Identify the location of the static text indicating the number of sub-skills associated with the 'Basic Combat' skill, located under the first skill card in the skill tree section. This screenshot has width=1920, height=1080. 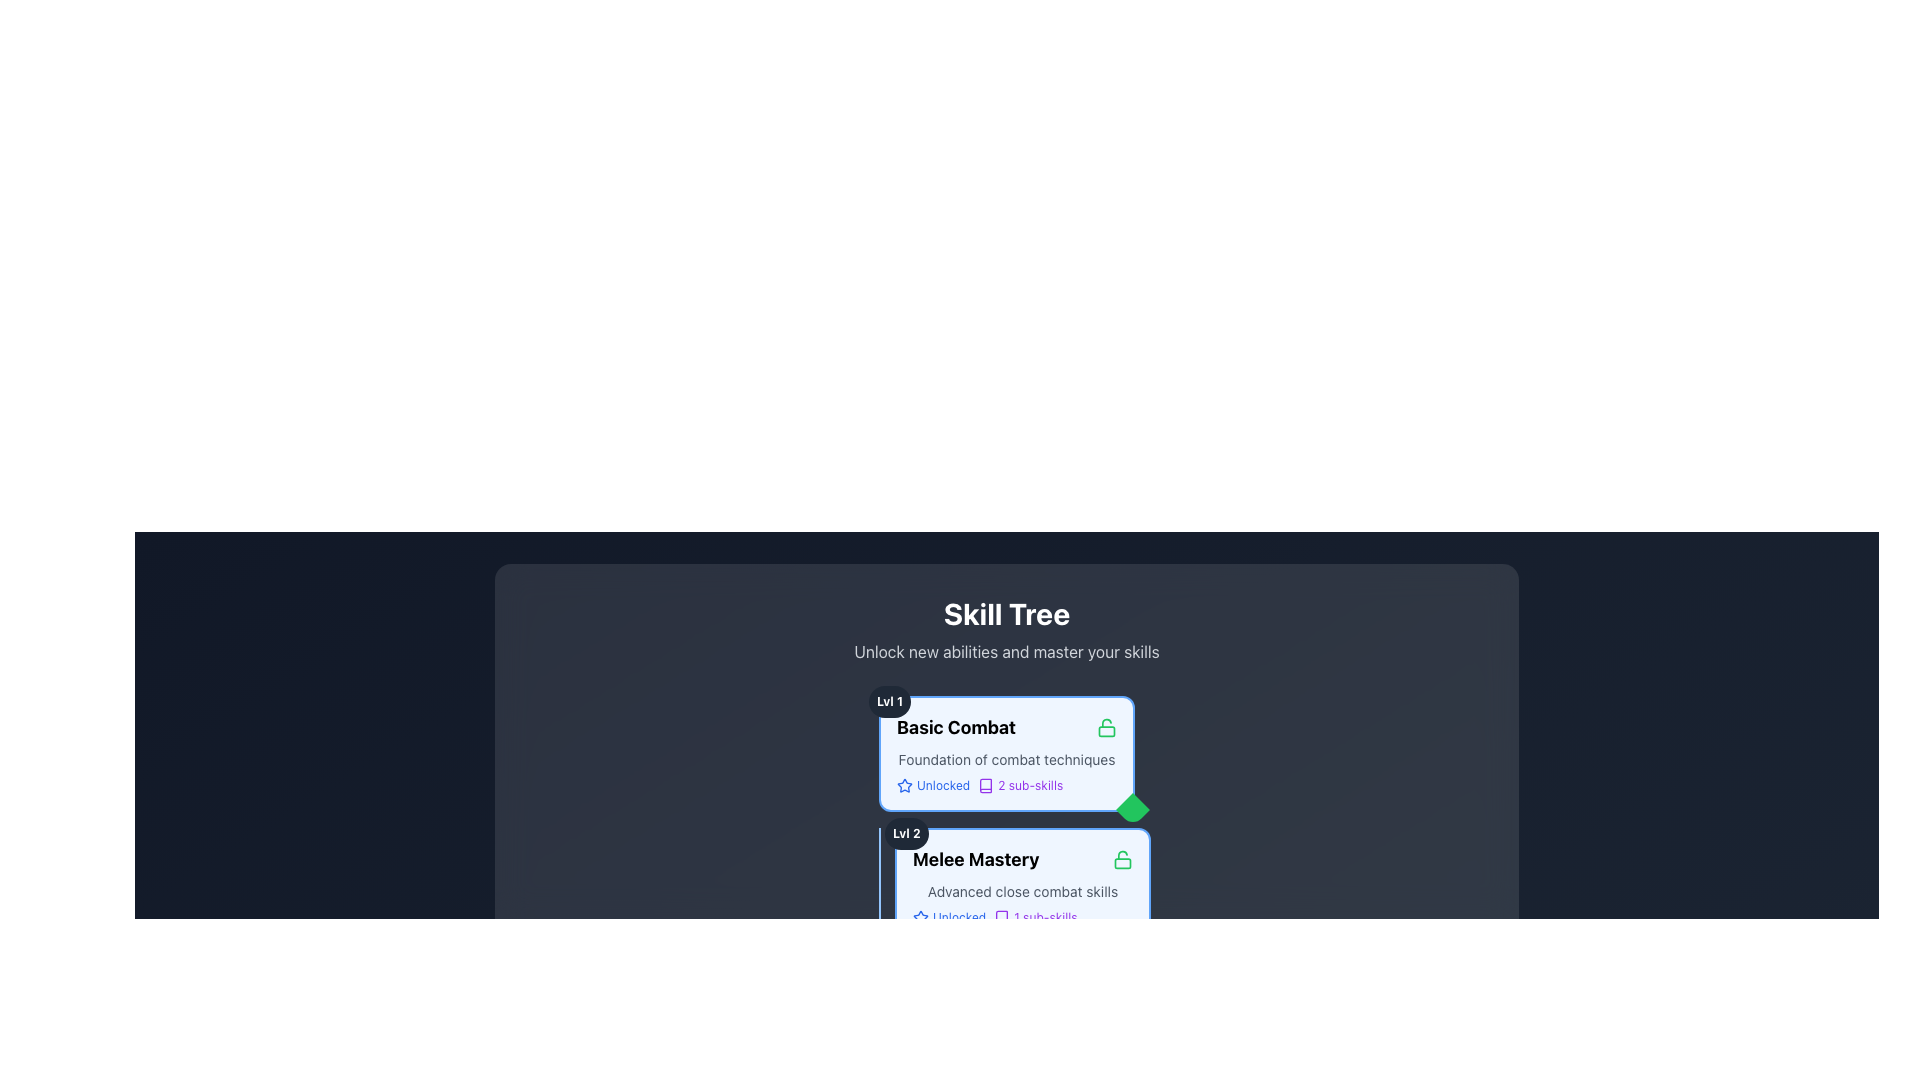
(1030, 785).